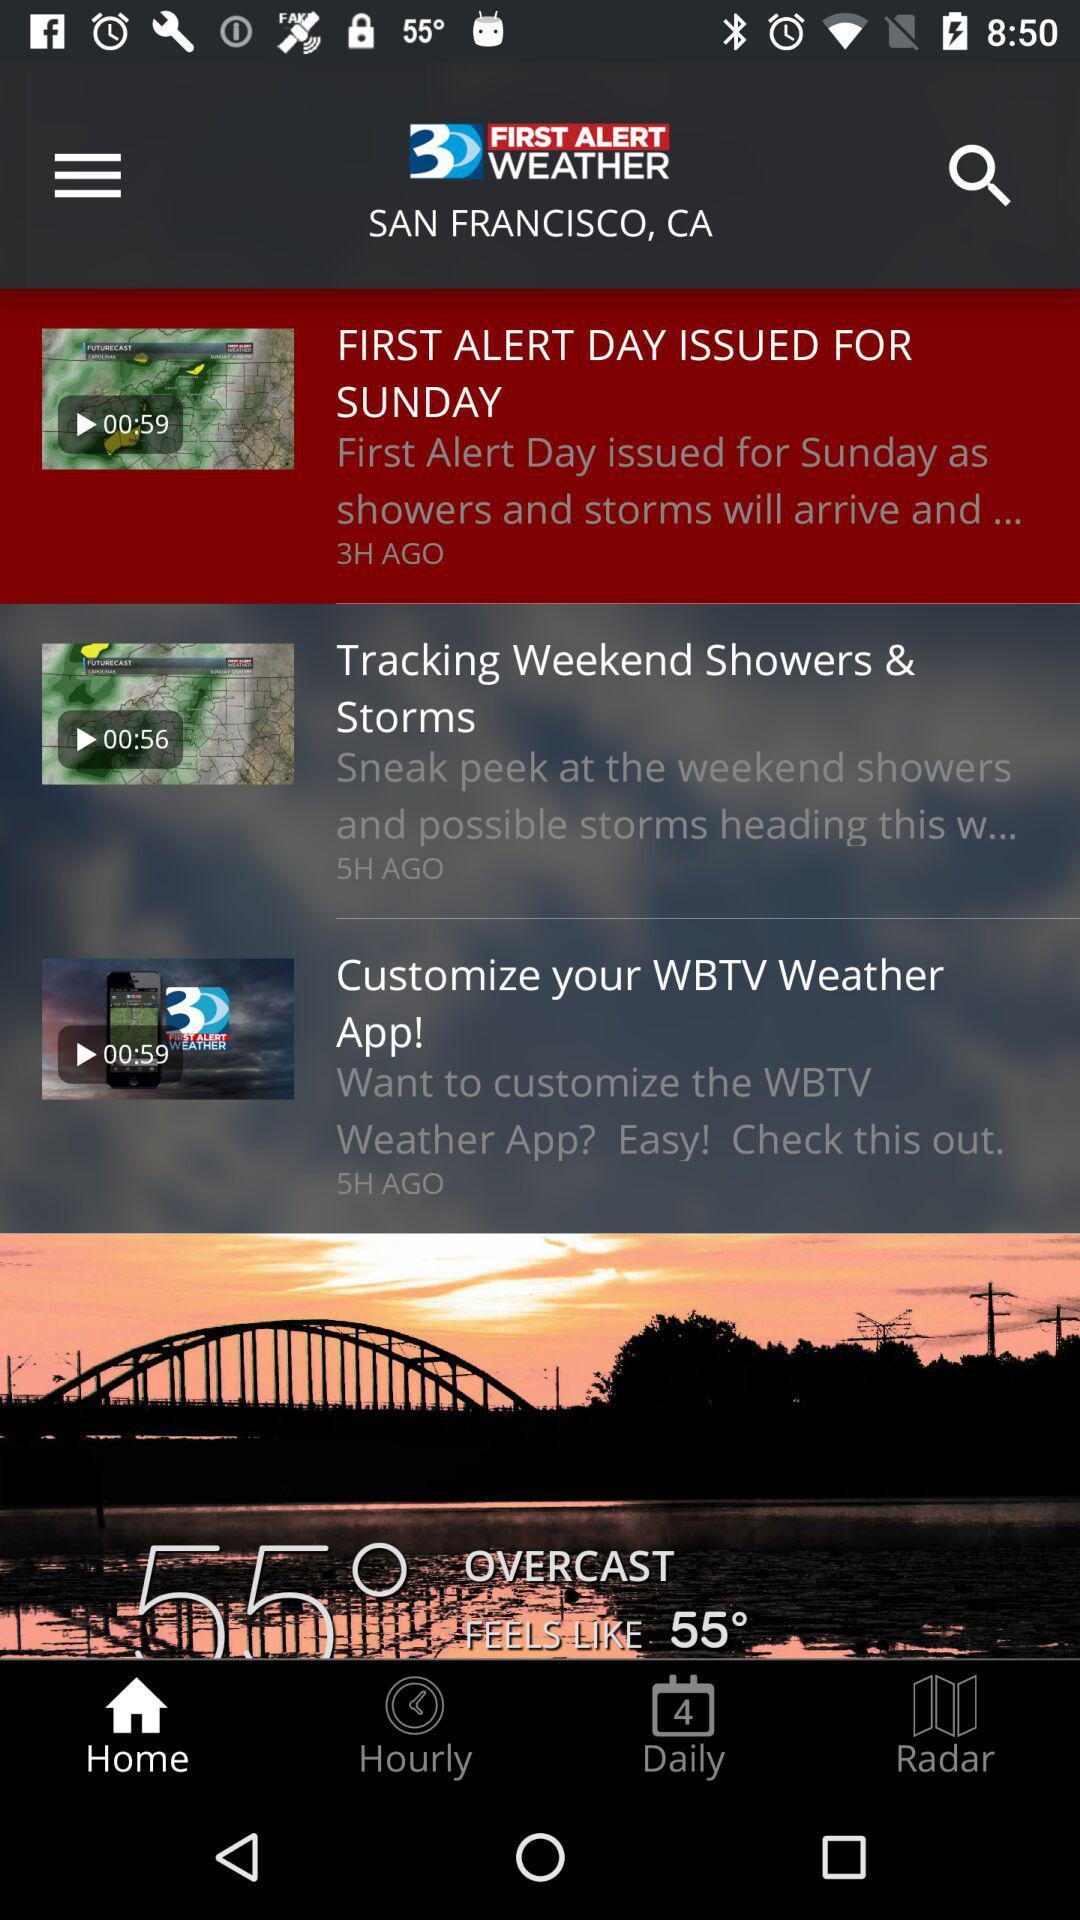  What do you see at coordinates (413, 1726) in the screenshot?
I see `radio button next to the home` at bounding box center [413, 1726].